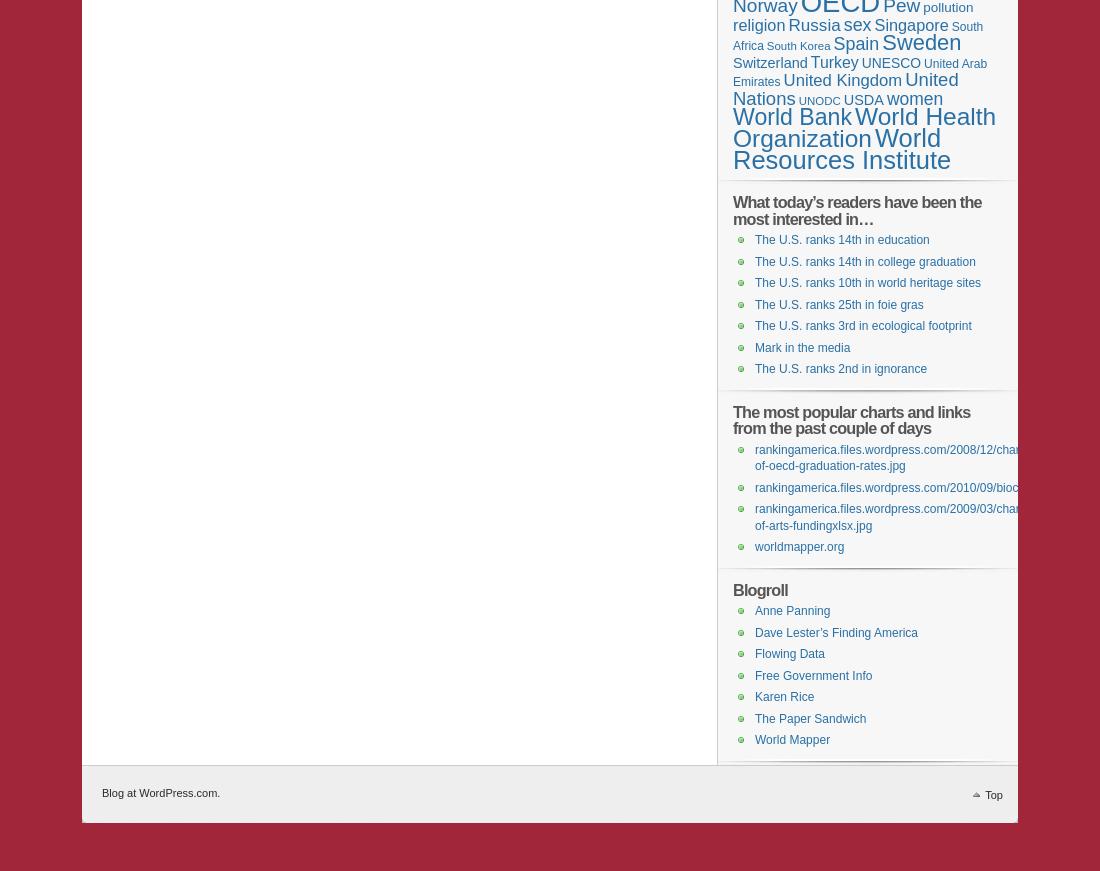 This screenshot has height=871, width=1100. What do you see at coordinates (798, 44) in the screenshot?
I see `'South Korea'` at bounding box center [798, 44].